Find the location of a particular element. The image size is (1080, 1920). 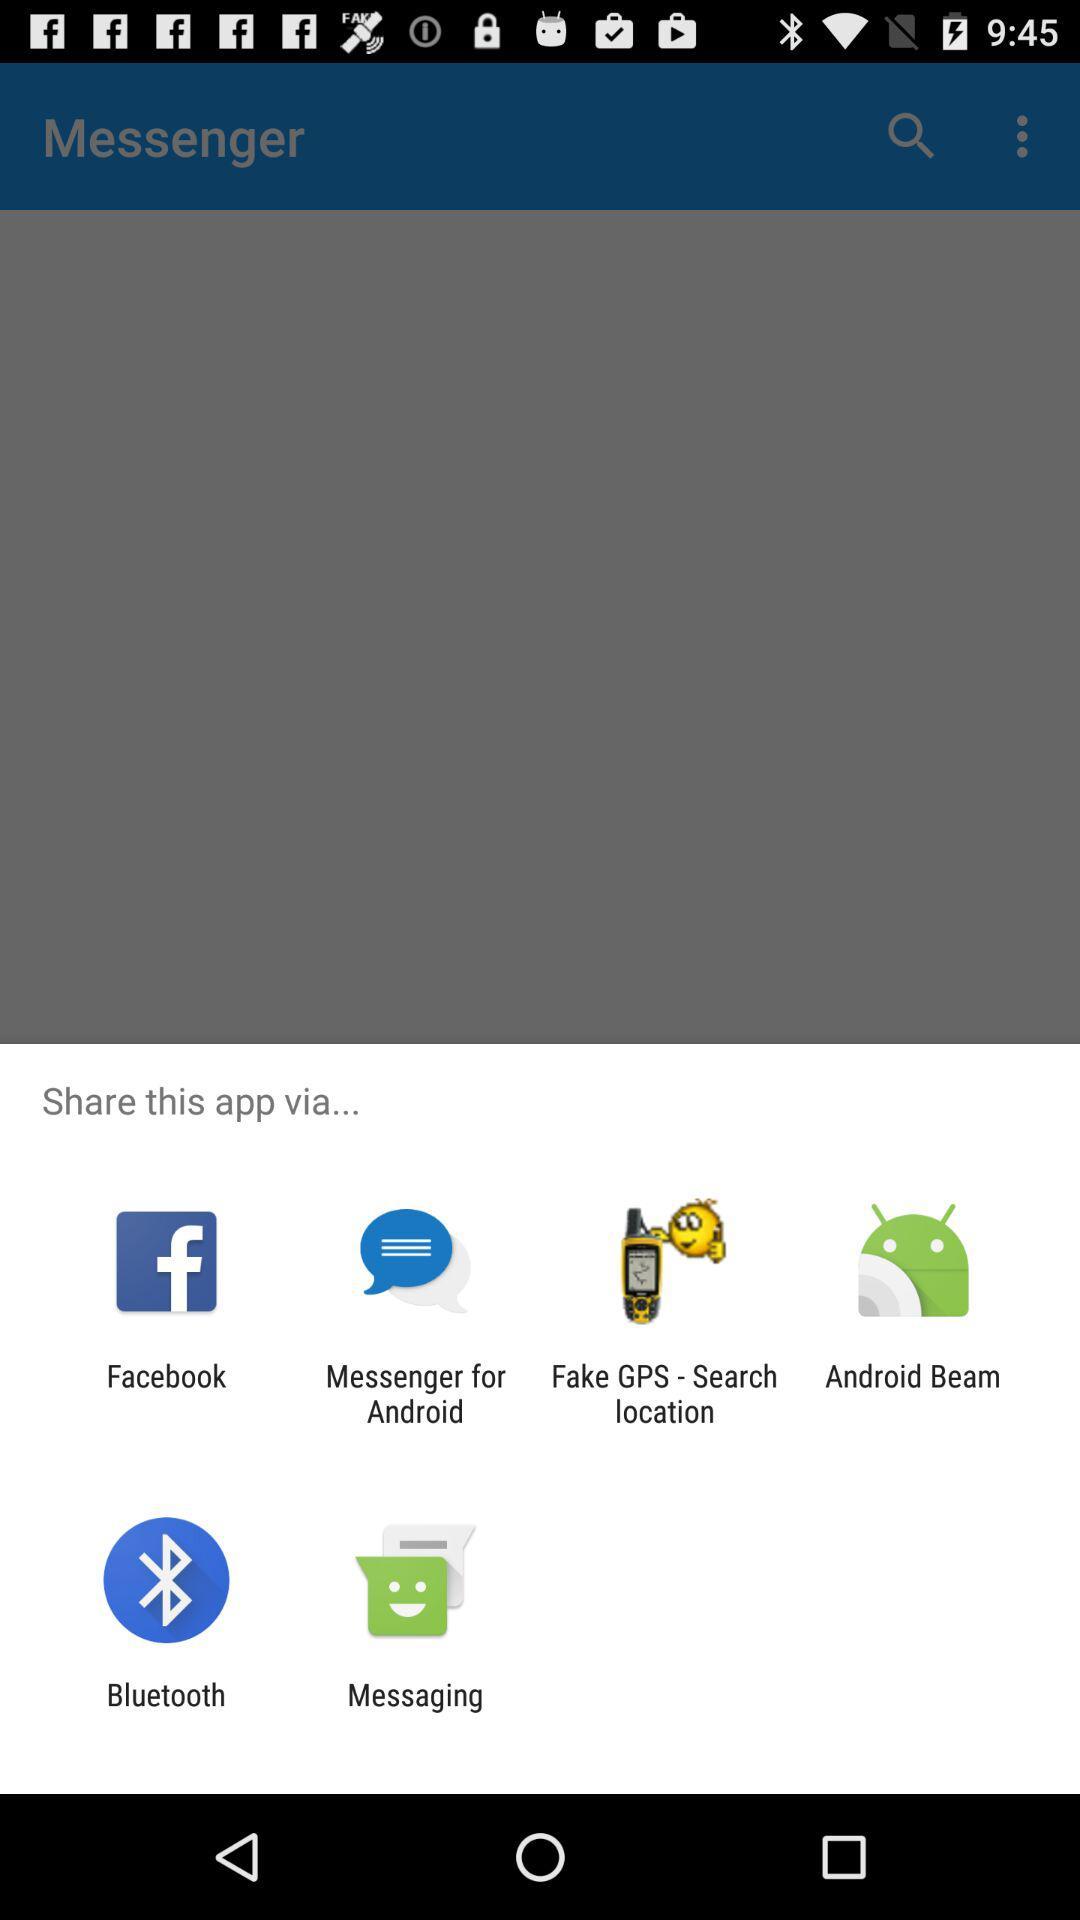

the android beam app is located at coordinates (913, 1392).